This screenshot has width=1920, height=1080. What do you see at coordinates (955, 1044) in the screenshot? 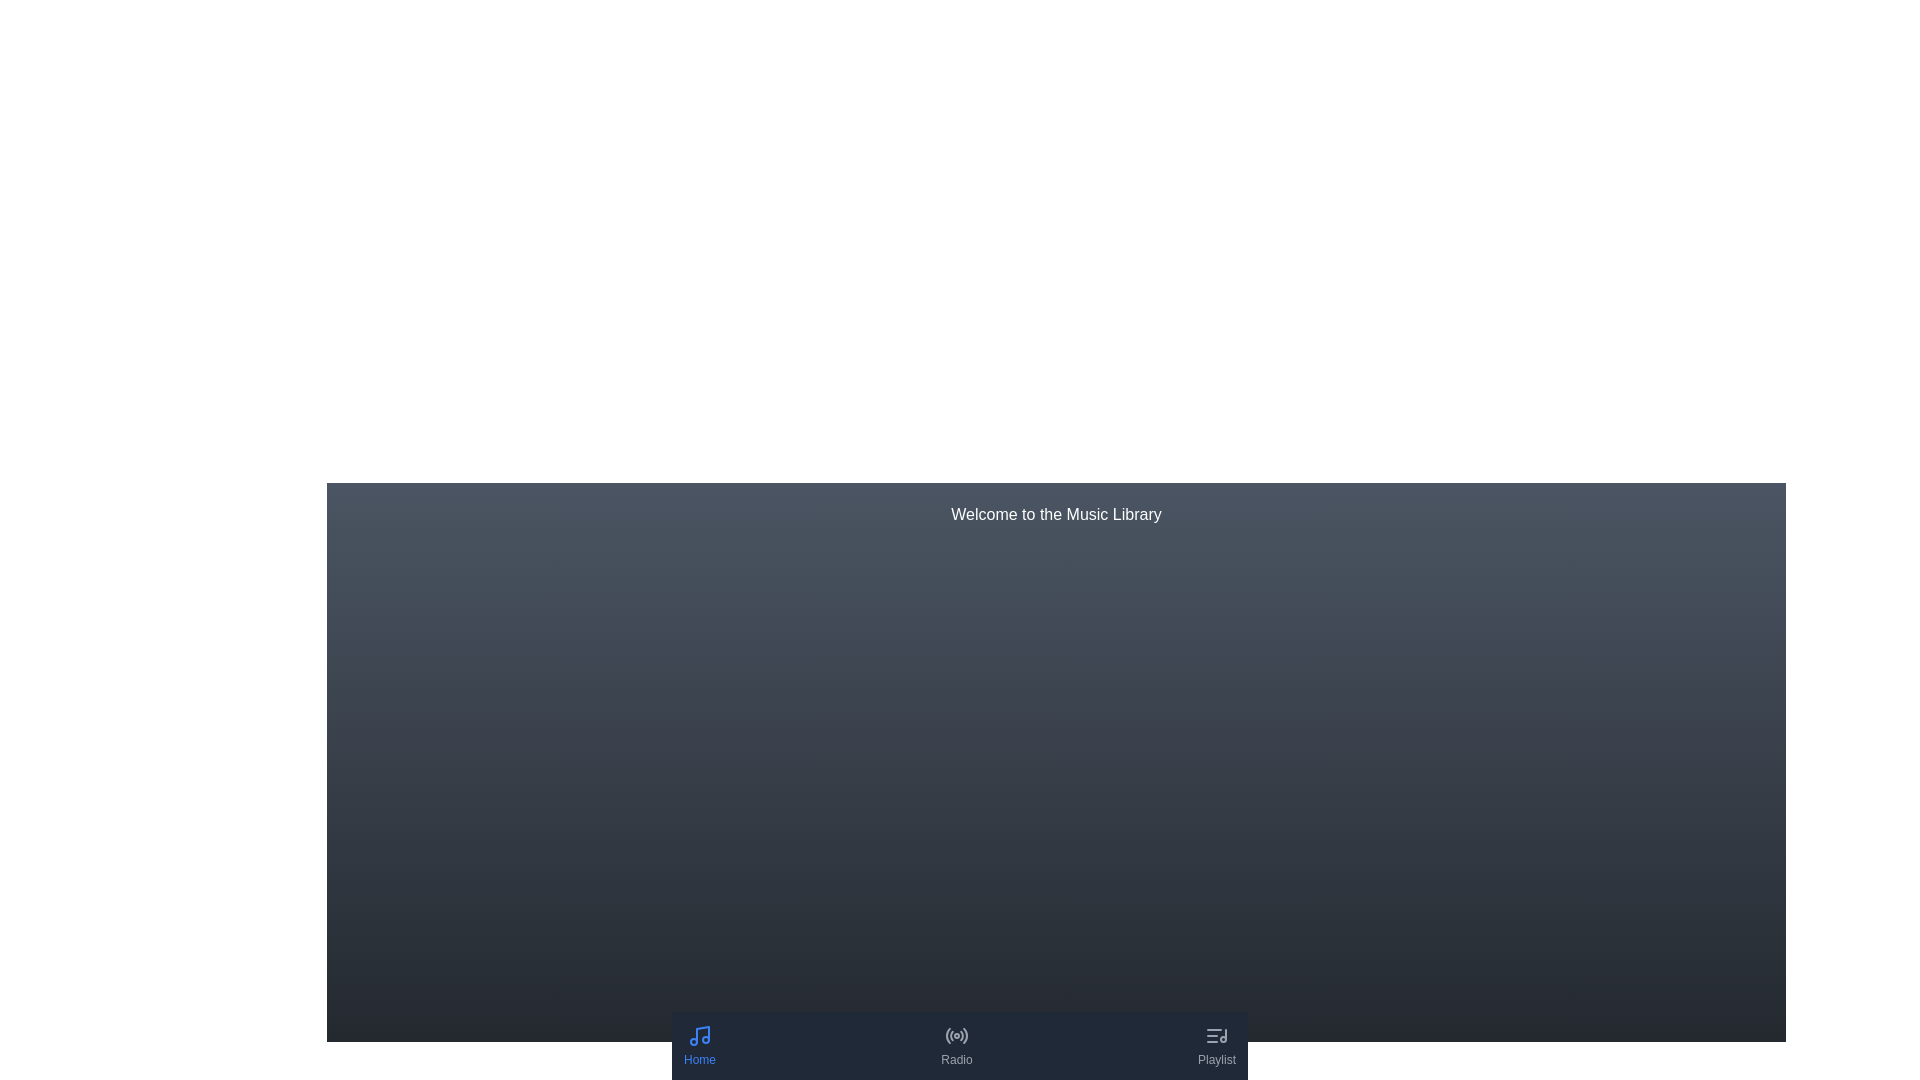
I see `the 'Radio' button in the bottom navigation bar, which features a gray radio icon and text label` at bounding box center [955, 1044].